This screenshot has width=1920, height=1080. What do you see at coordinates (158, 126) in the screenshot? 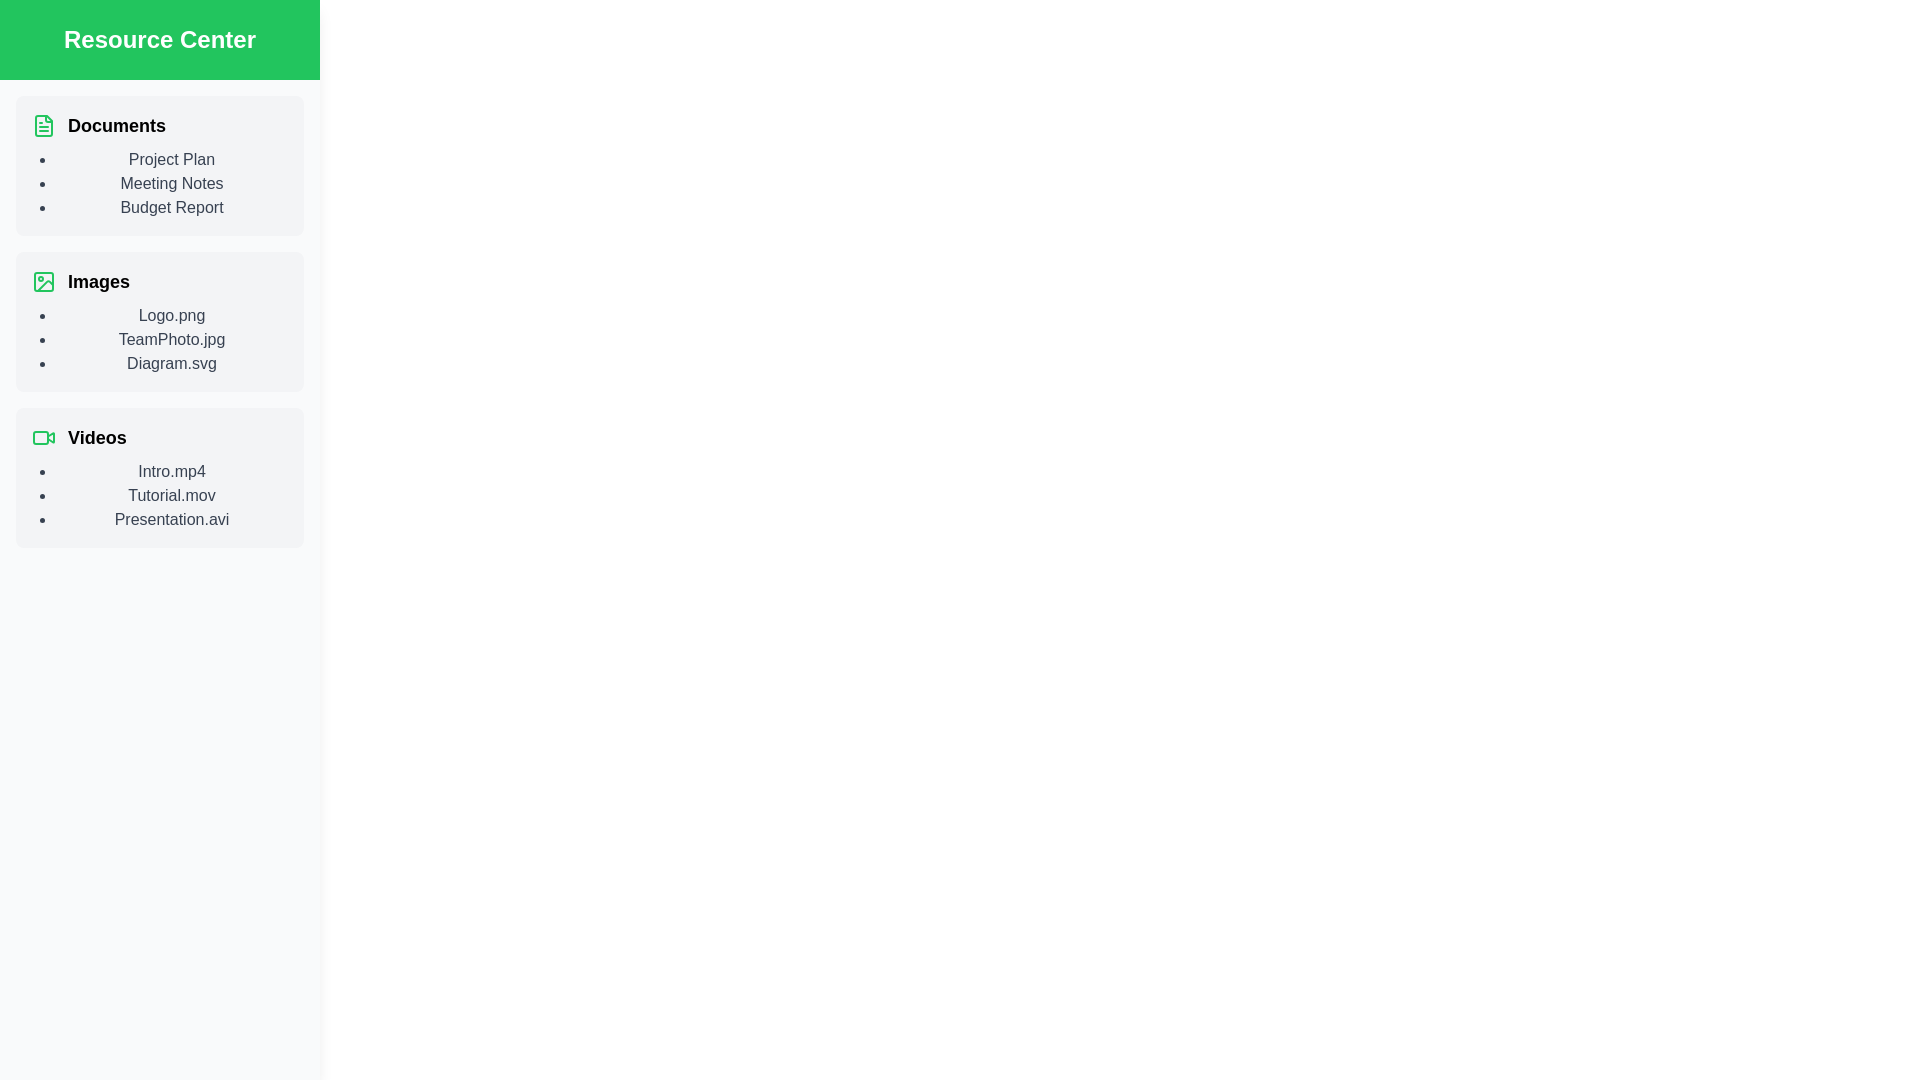
I see `the category labeled Documents to view its details` at bounding box center [158, 126].